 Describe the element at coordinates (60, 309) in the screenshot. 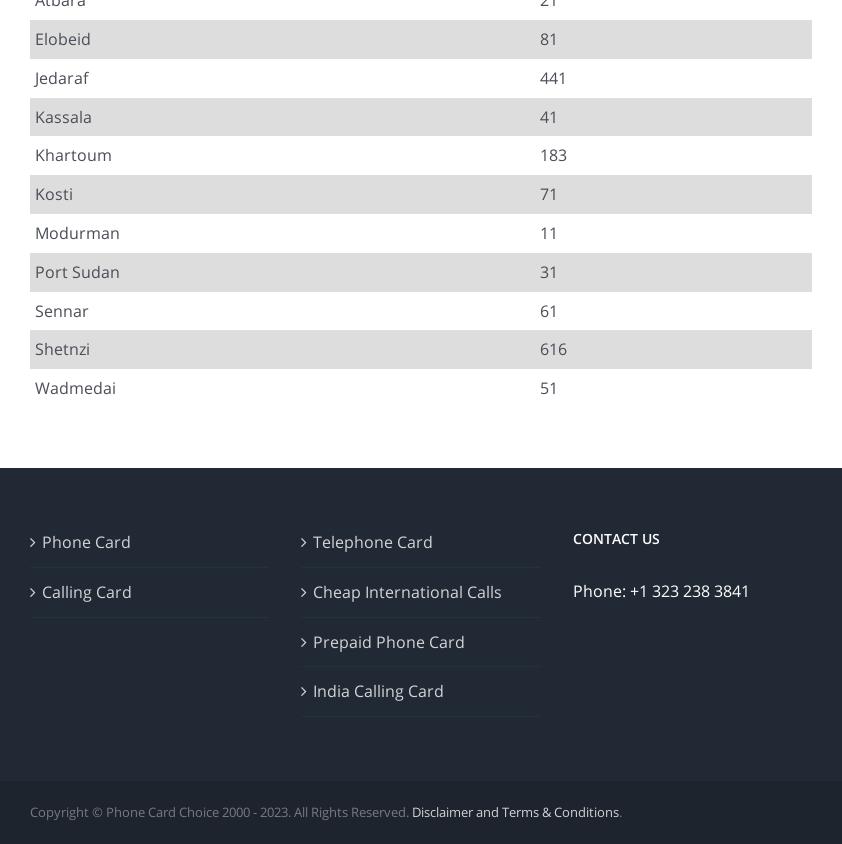

I see `'Sennar'` at that location.